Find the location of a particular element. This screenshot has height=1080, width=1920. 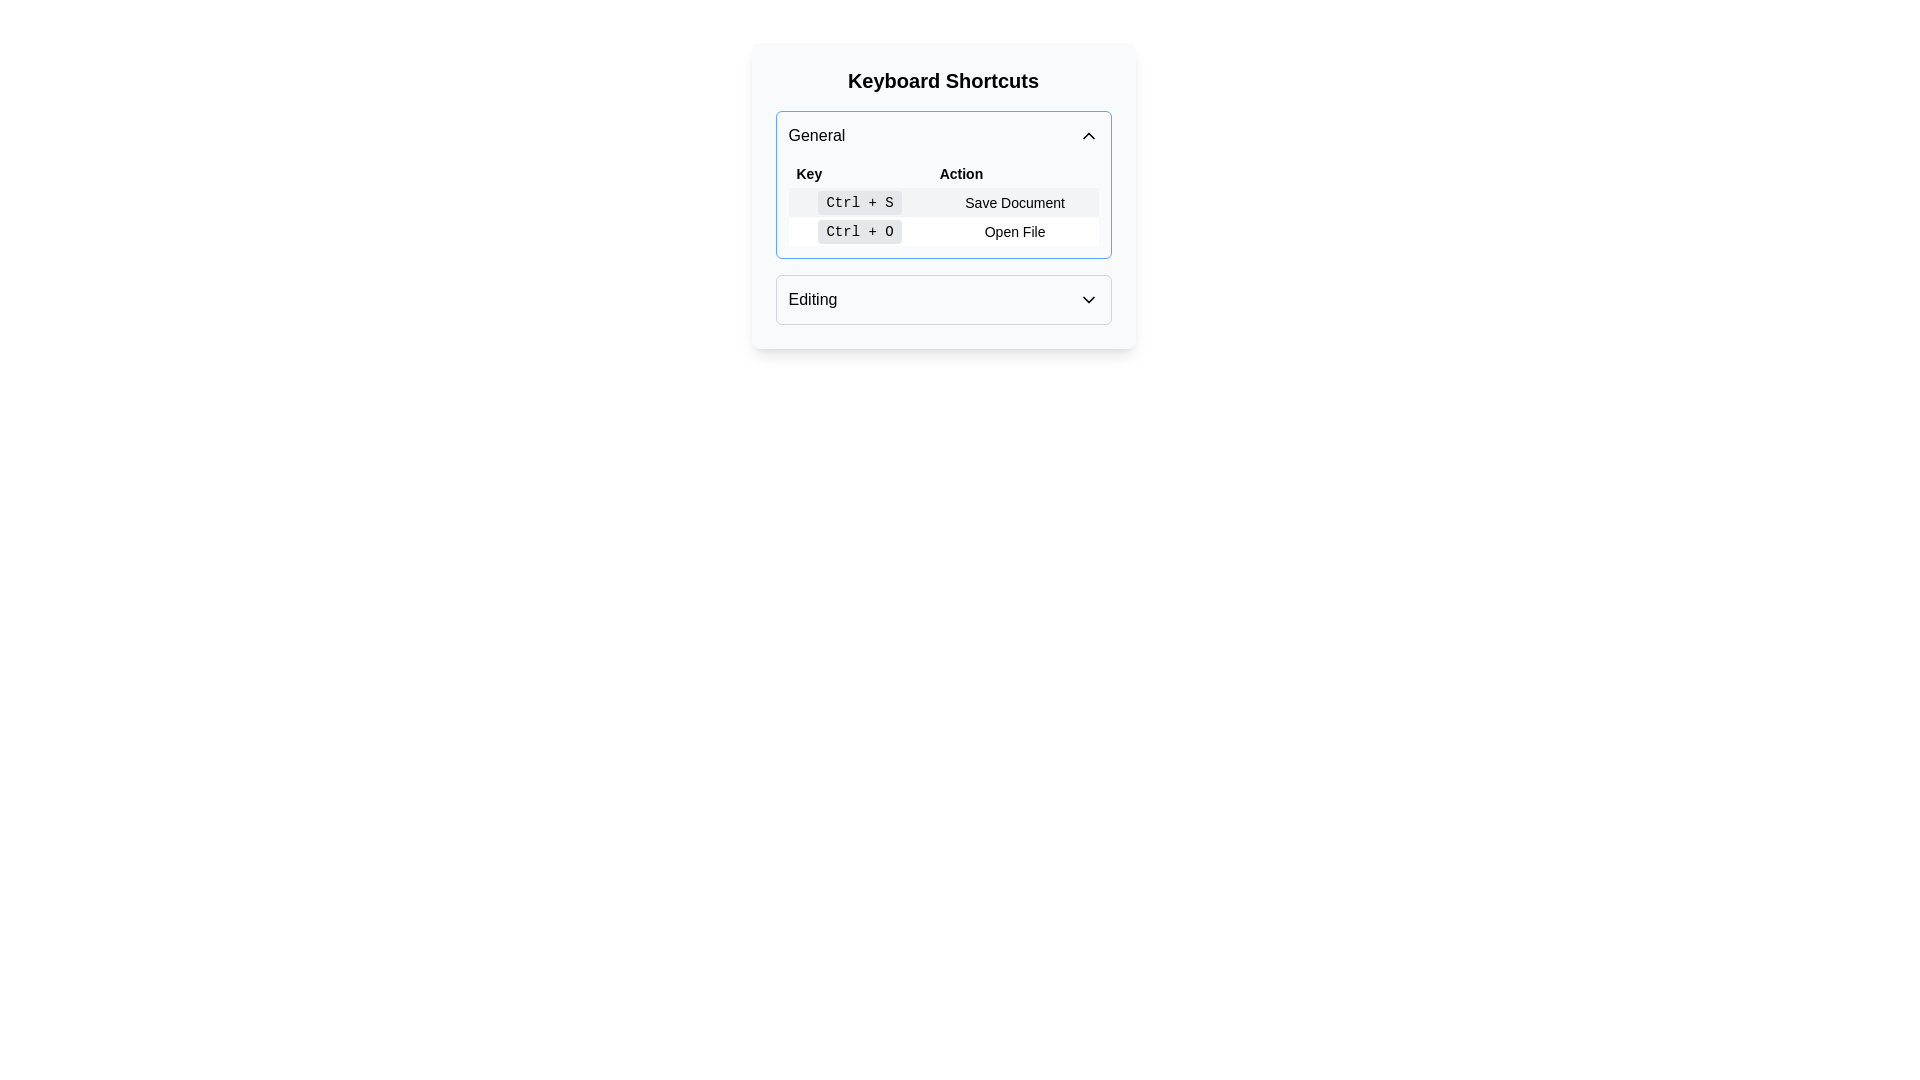

an option from the 'Editing' dropdown menu located in the 'Keyboard Shortcuts' section, which is visually represented by the text 'Editing' and a chevron icon is located at coordinates (942, 300).